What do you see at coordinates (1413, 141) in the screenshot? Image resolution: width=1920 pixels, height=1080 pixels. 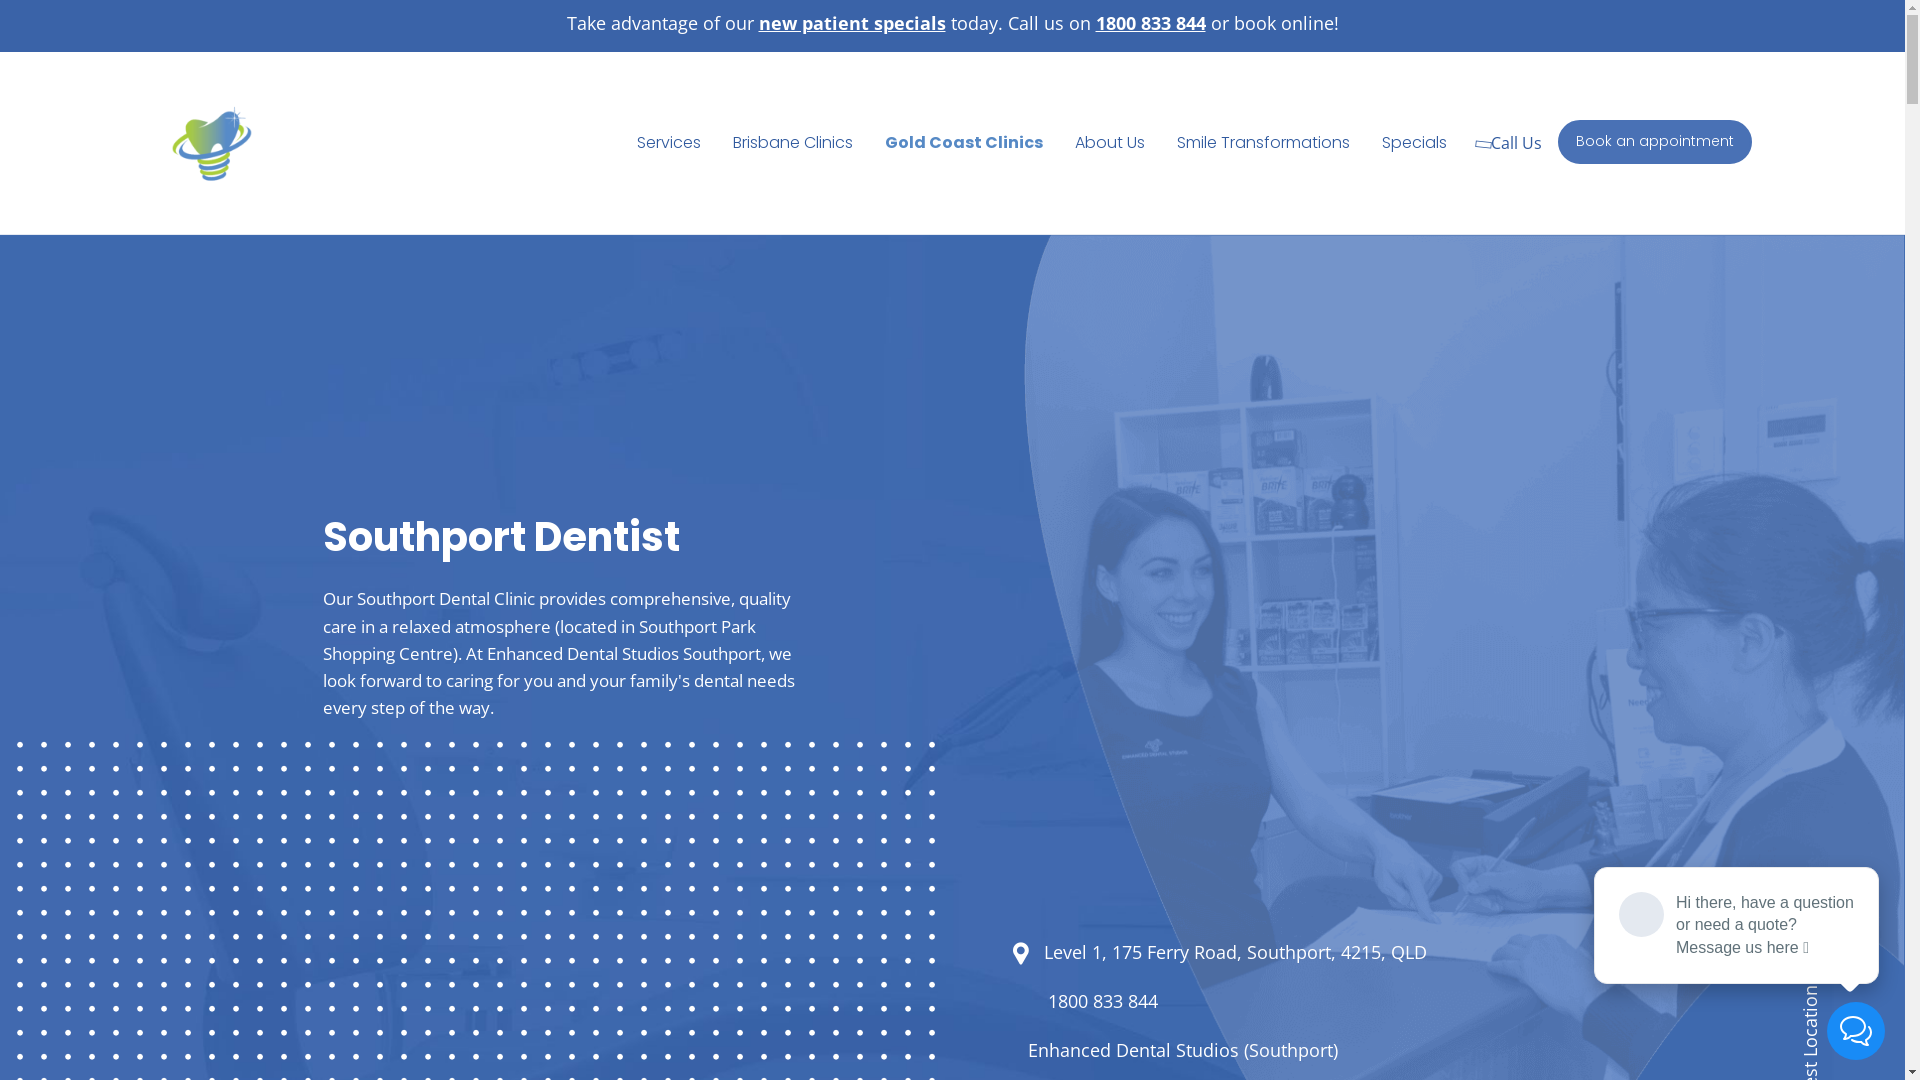 I see `'Specials'` at bounding box center [1413, 141].